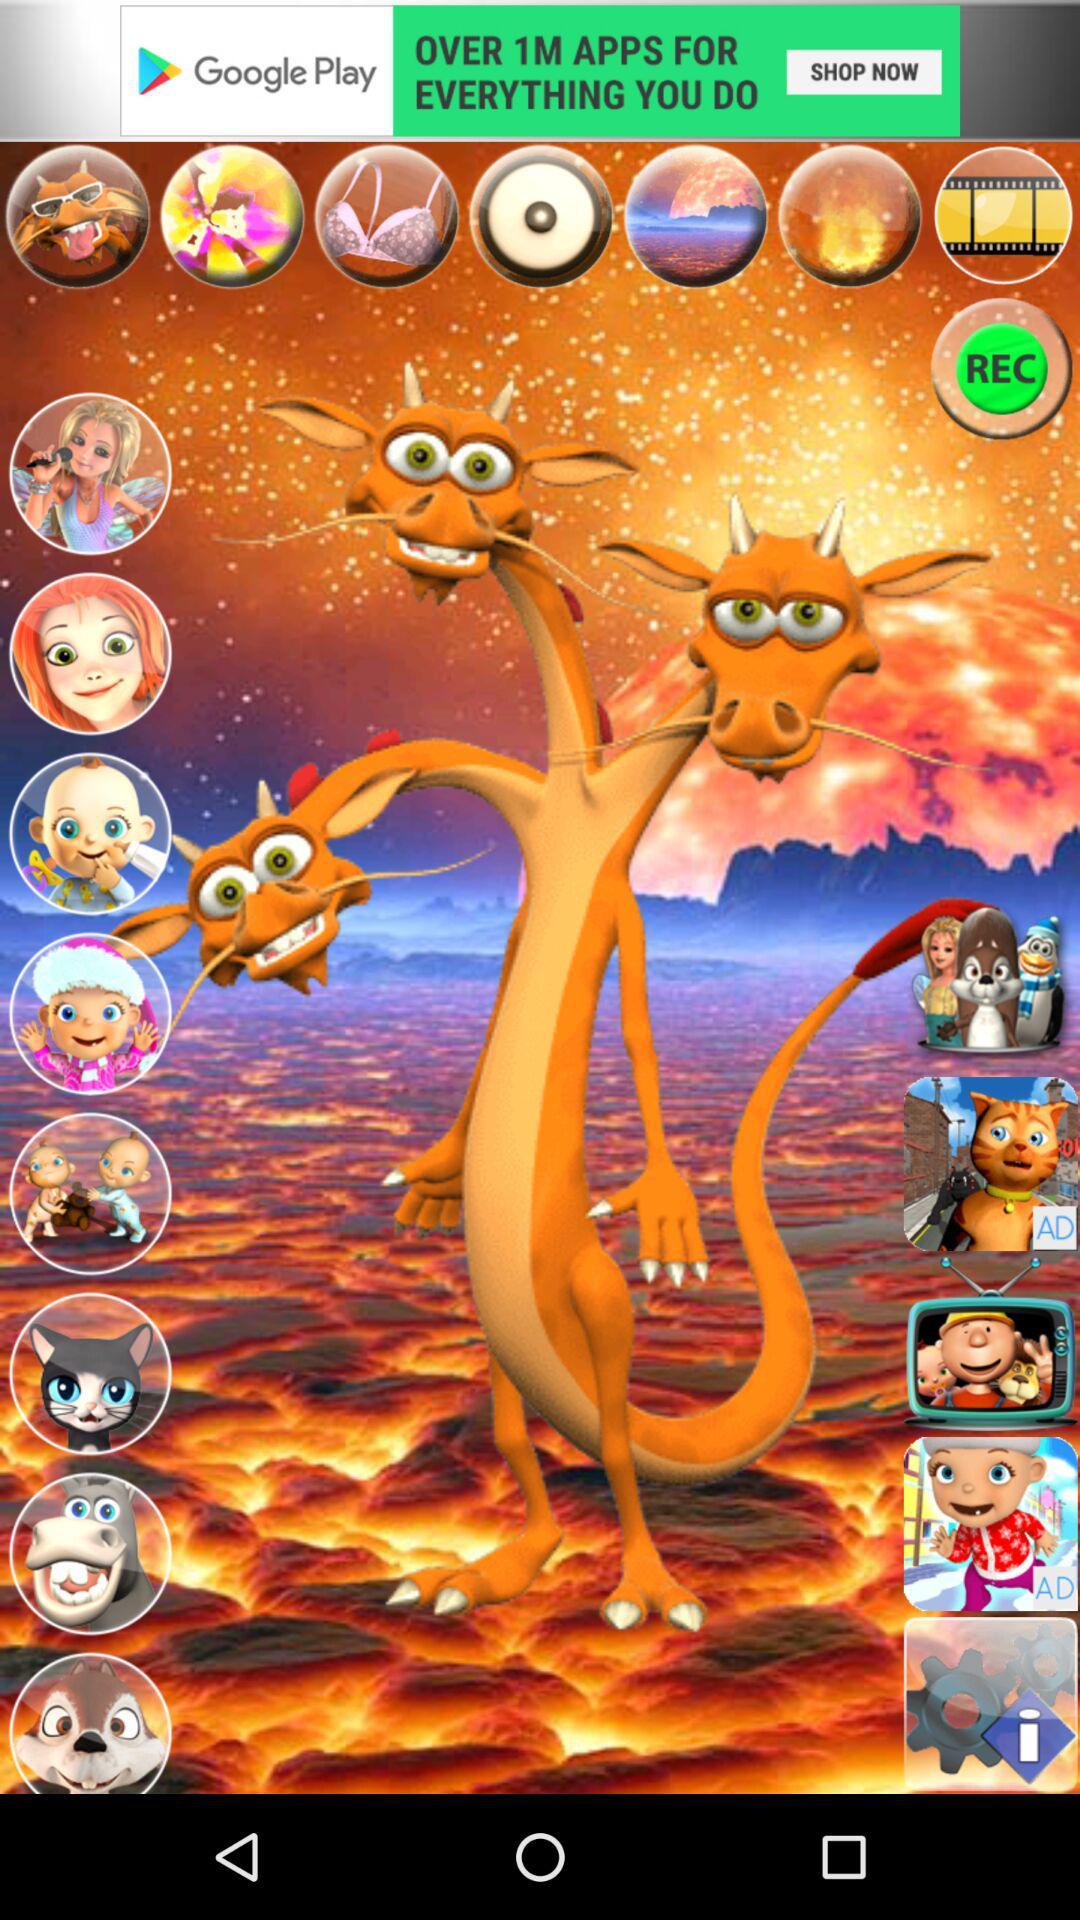 The image size is (1080, 1920). I want to click on character type, so click(88, 1553).